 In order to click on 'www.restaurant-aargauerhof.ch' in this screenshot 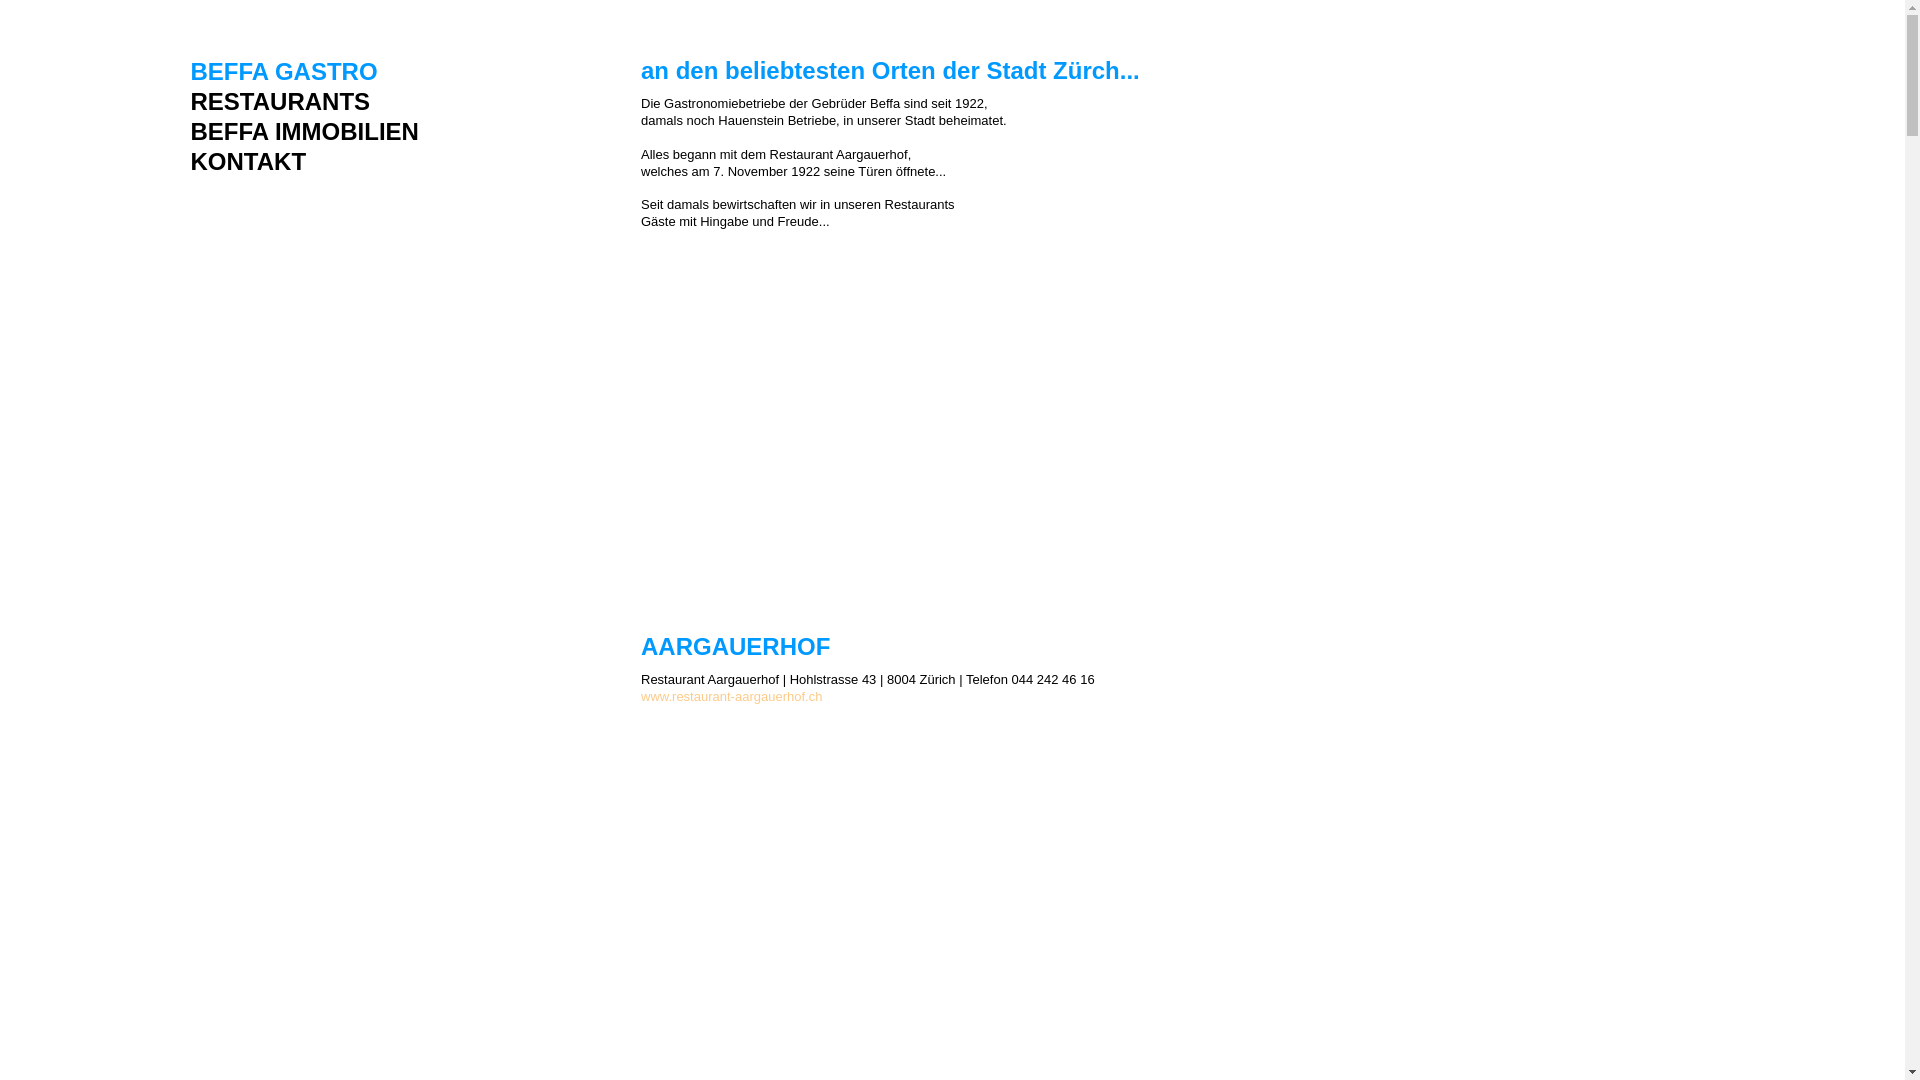, I will do `click(730, 695)`.